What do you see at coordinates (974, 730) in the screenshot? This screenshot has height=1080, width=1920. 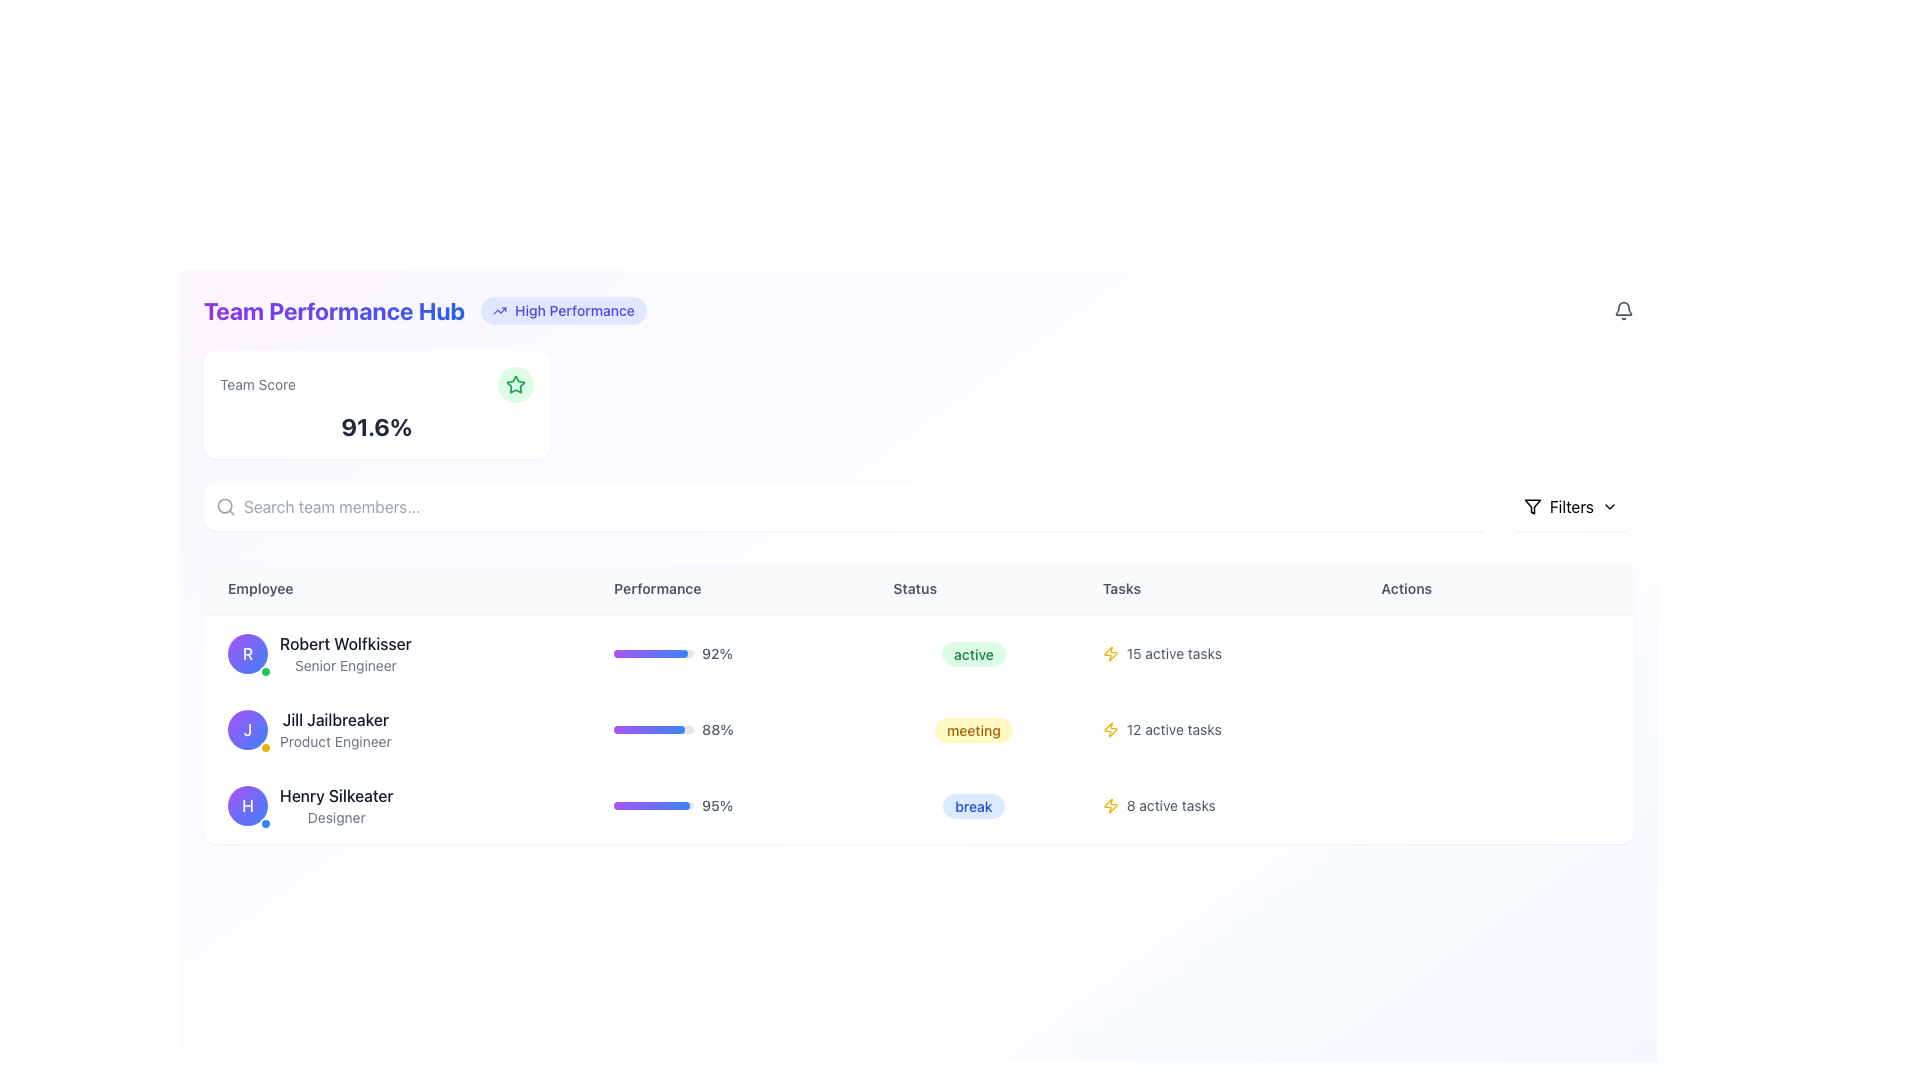 I see `the status label with the text 'meeting' located under the 'Status' column in the second row of the table associated with 'Jill Jailbreaker'` at bounding box center [974, 730].